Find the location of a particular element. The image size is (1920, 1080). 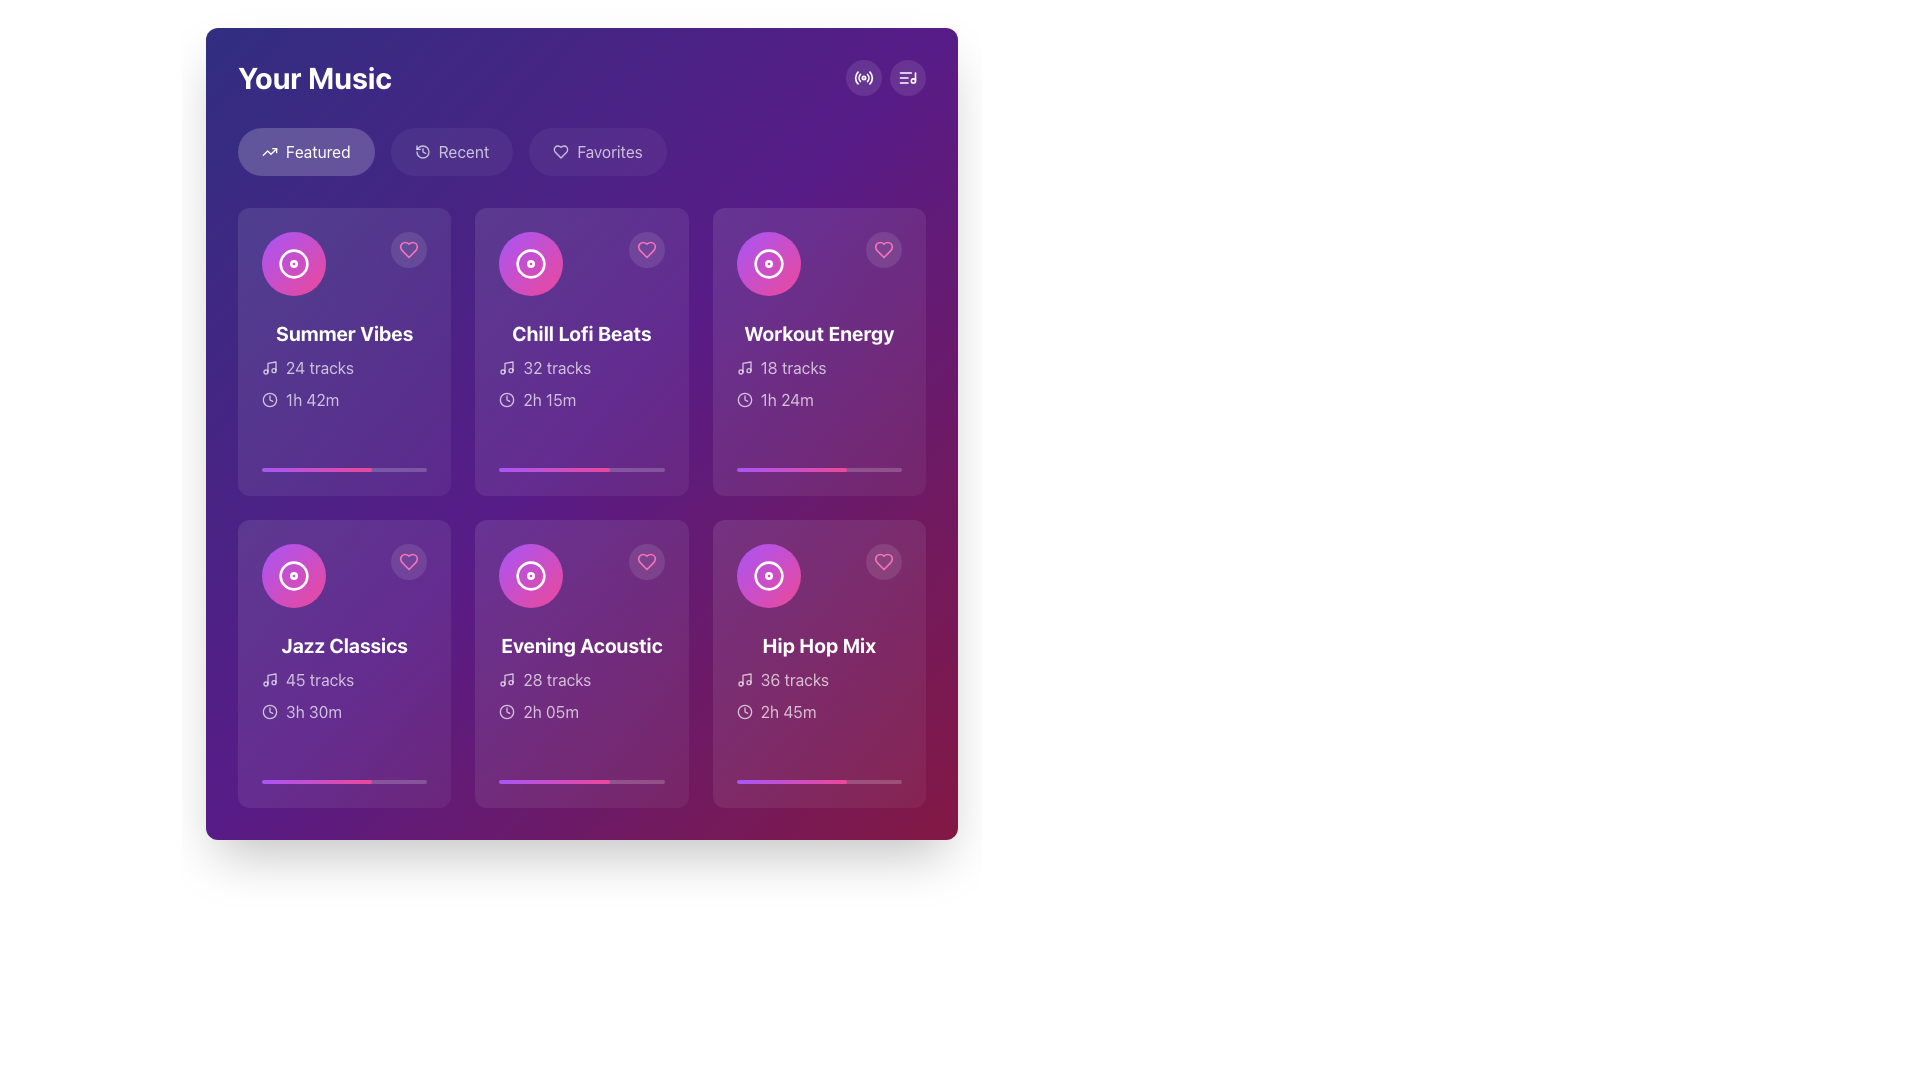

the heart-shaped icon in the top-right section of the 'Workout Energy' card is located at coordinates (882, 249).